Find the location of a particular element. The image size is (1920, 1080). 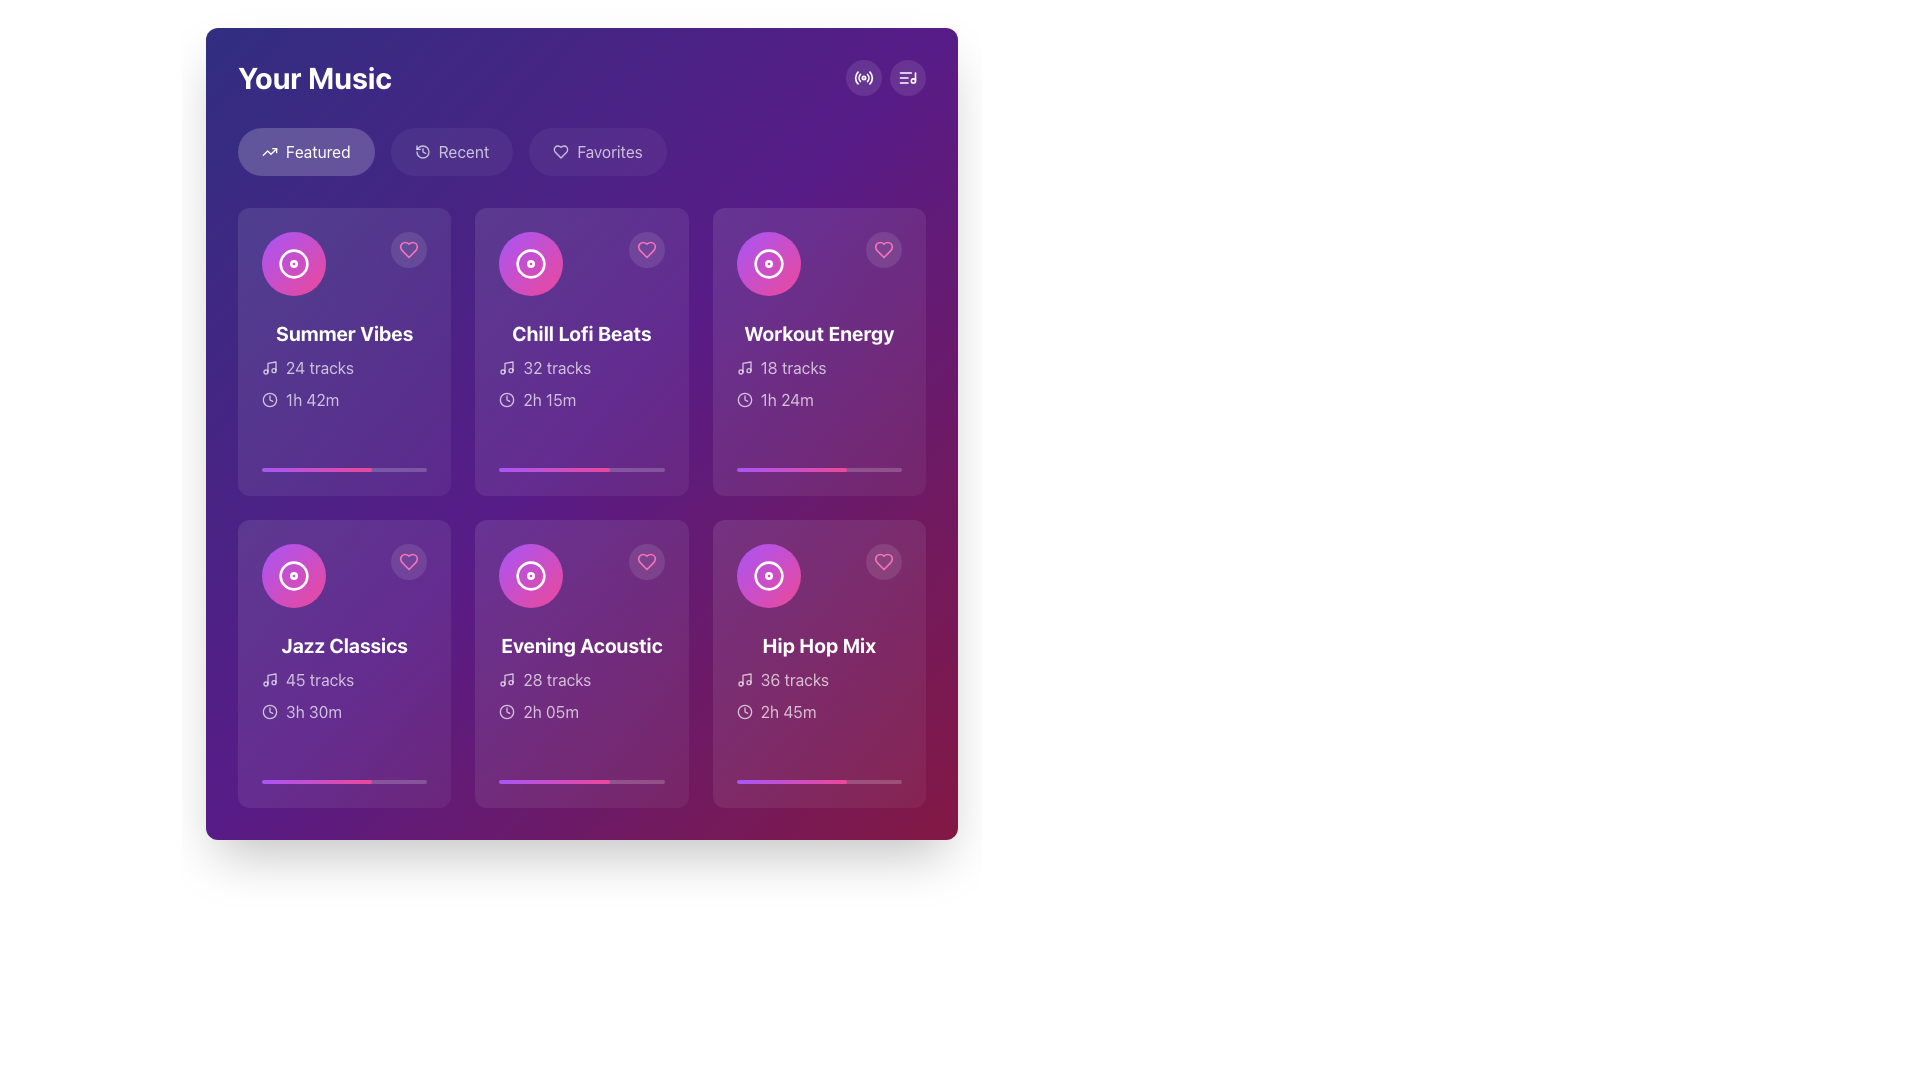

the heart-shaped icon in the top-right section of the 'Workout Energy' card is located at coordinates (882, 249).